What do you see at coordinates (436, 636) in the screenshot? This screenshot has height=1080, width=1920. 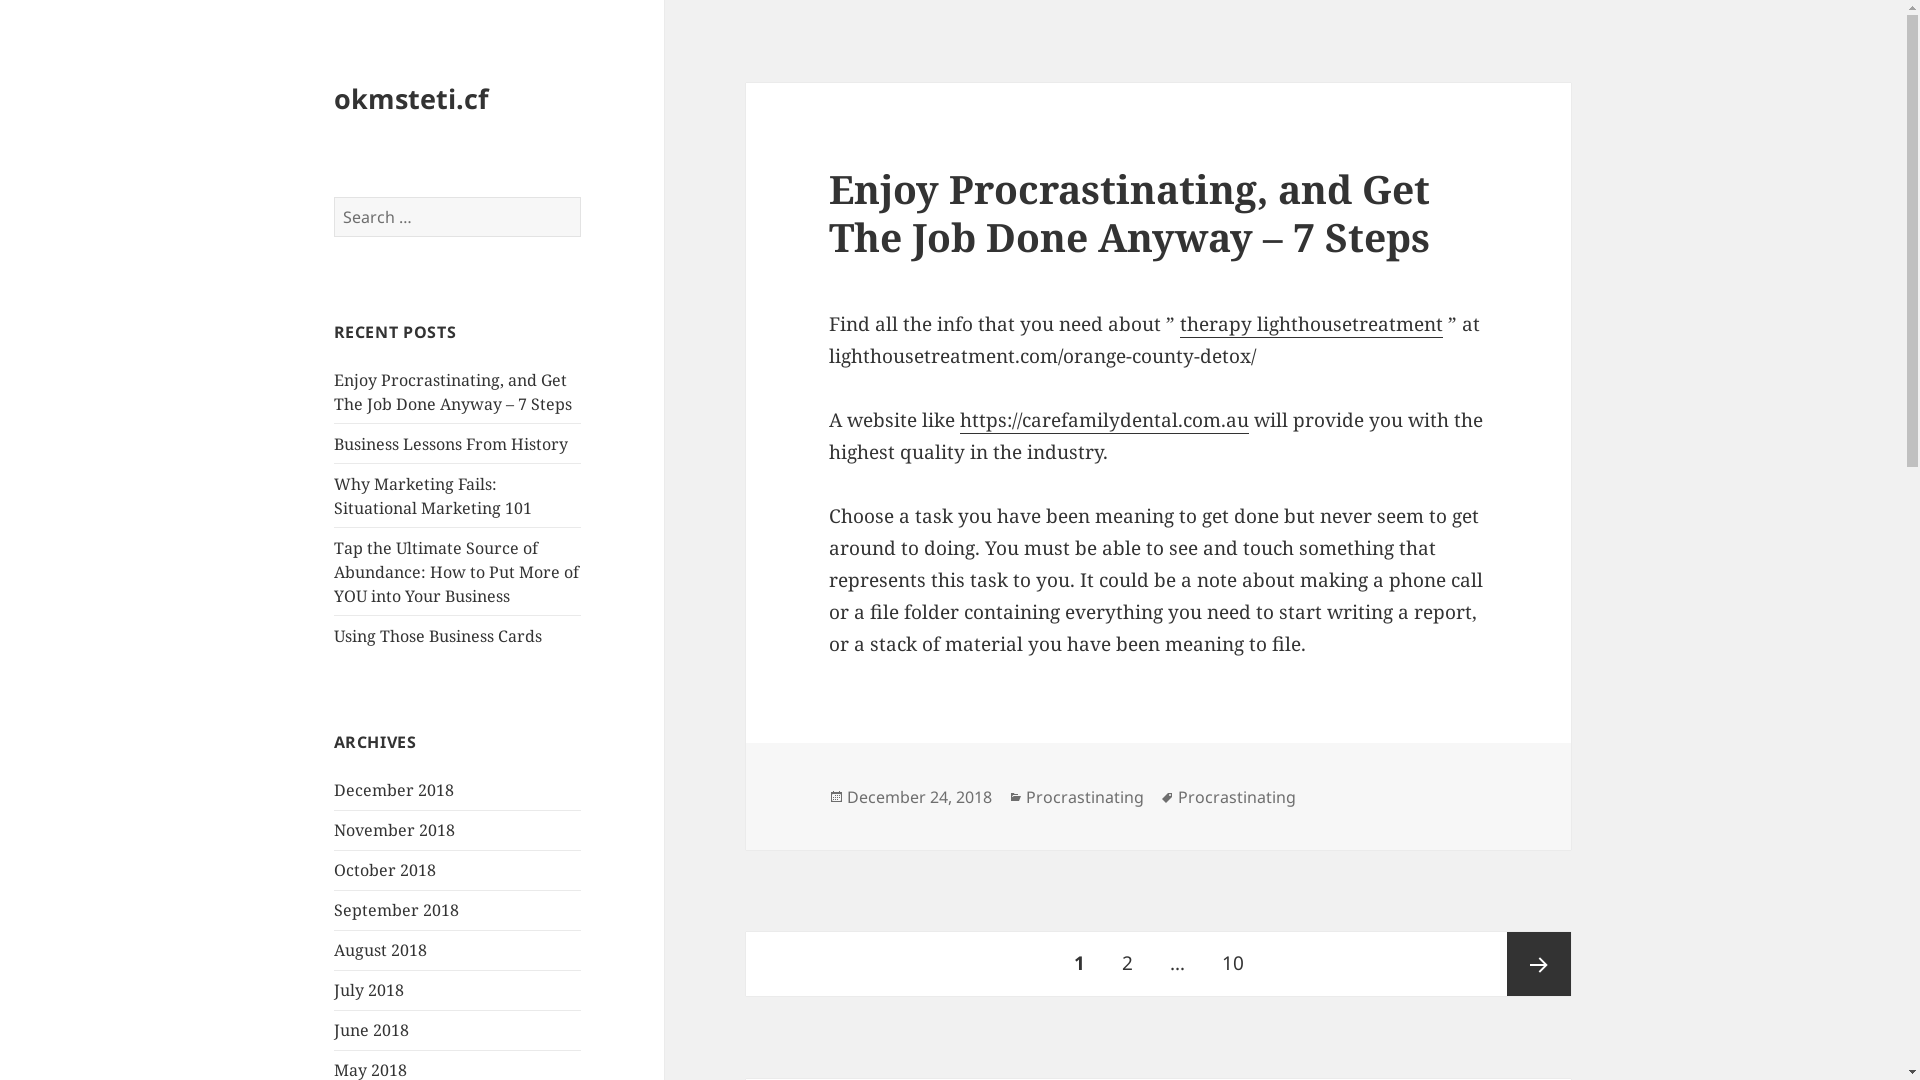 I see `'Using Those Business Cards'` at bounding box center [436, 636].